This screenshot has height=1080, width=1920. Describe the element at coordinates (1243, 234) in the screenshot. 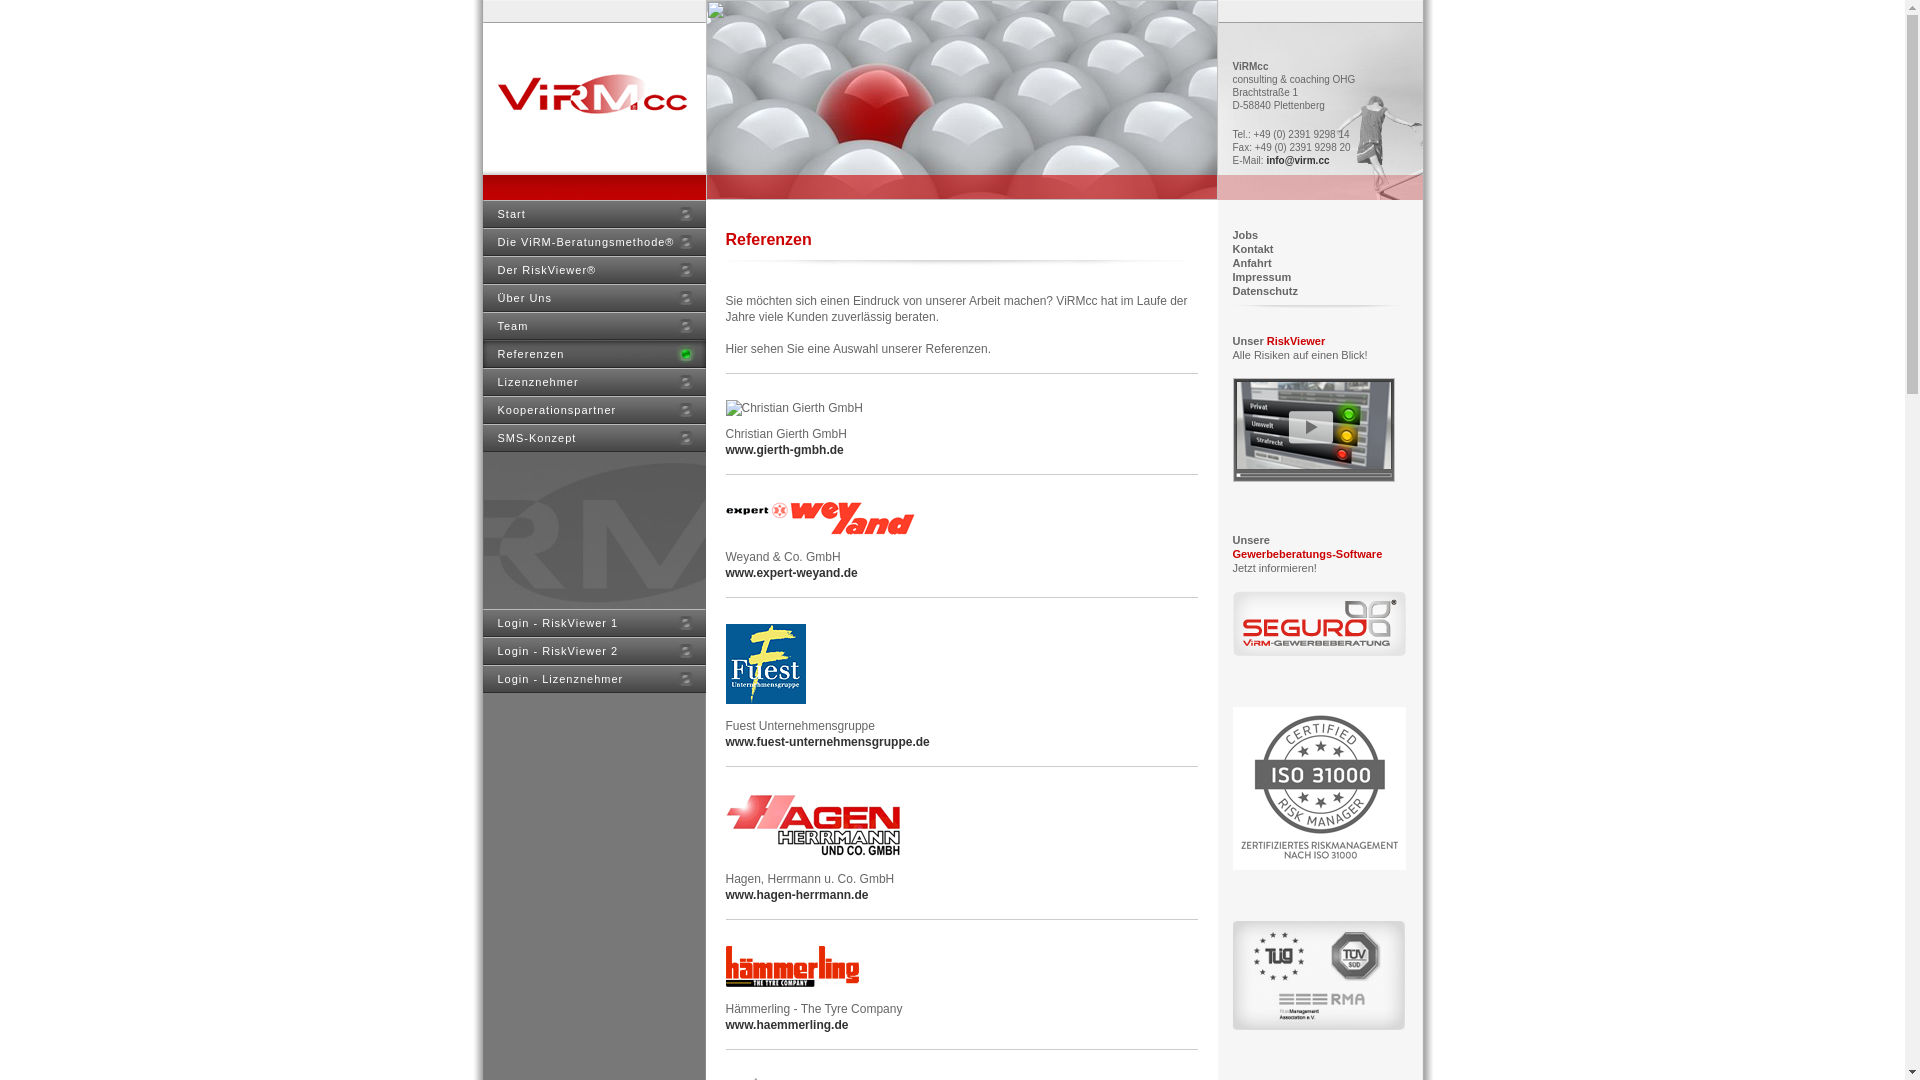

I see `'Jobs'` at that location.